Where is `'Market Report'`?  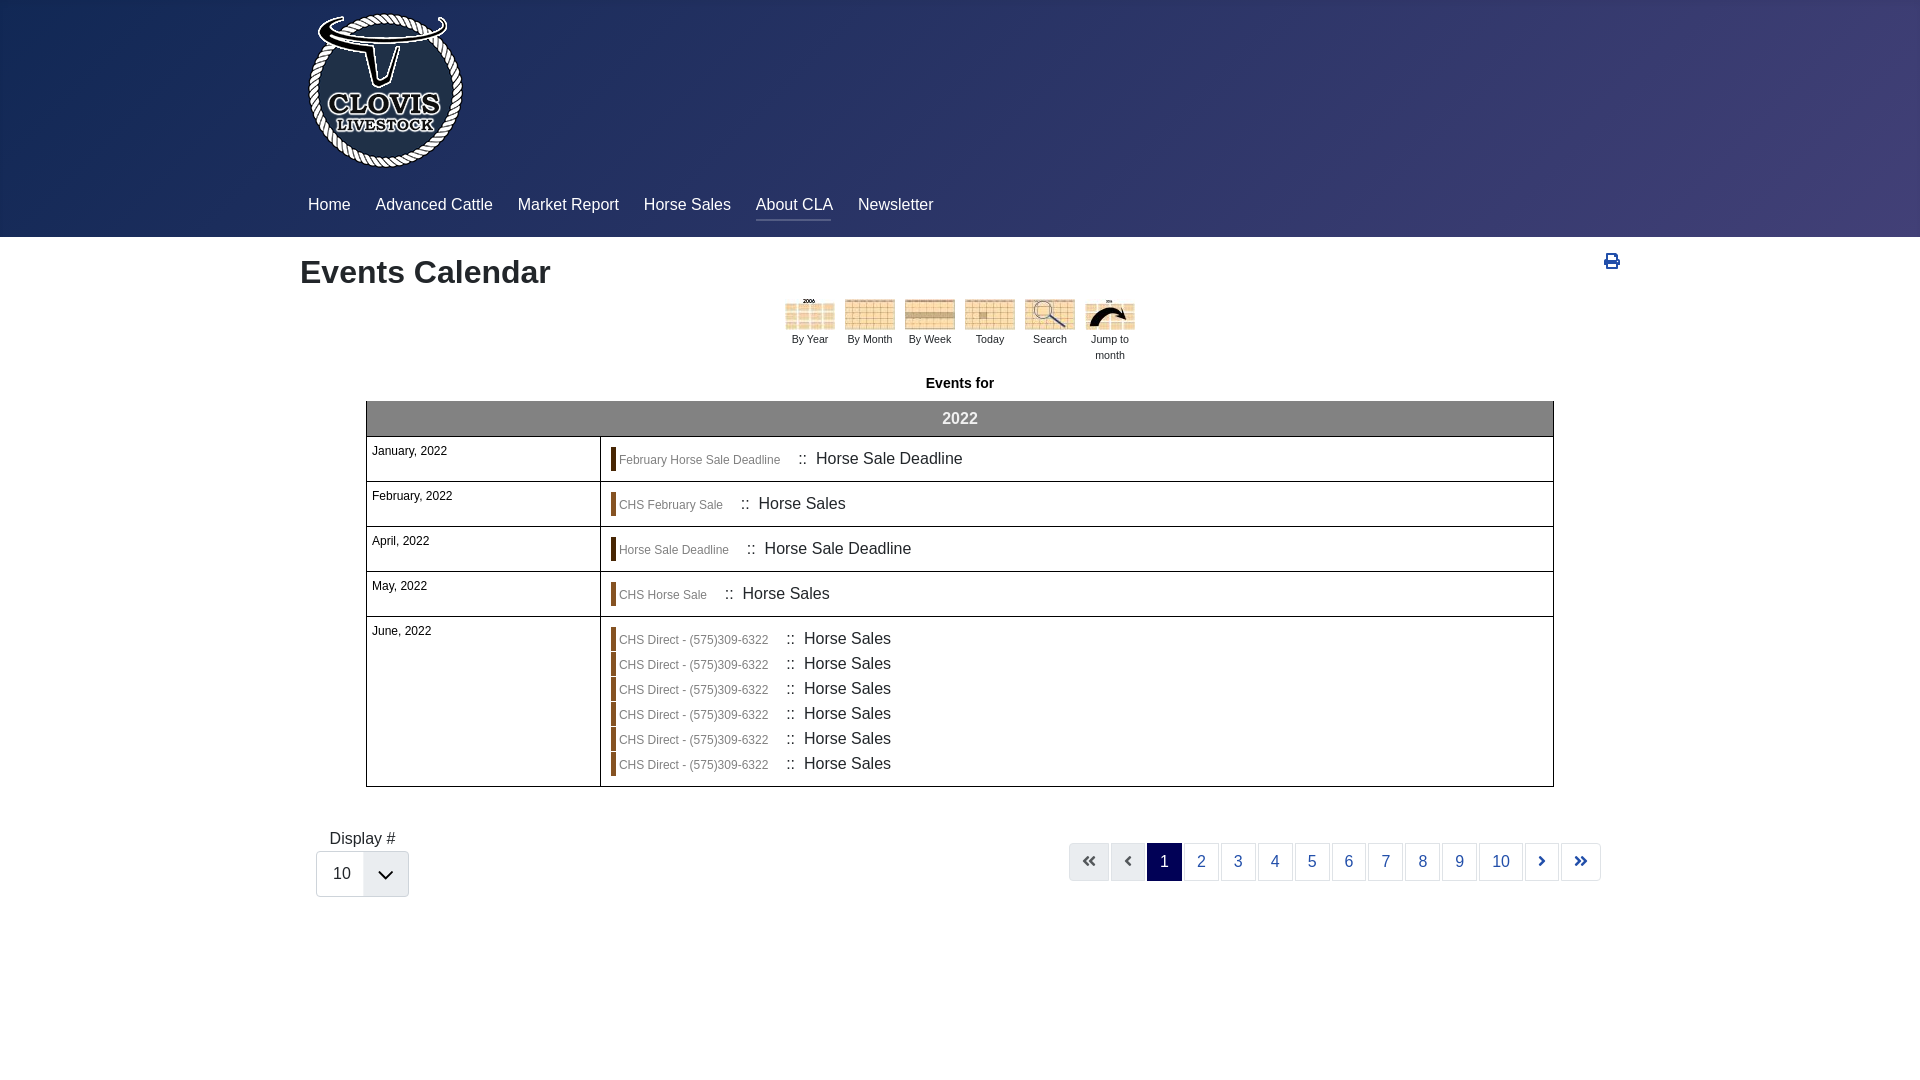 'Market Report' is located at coordinates (518, 204).